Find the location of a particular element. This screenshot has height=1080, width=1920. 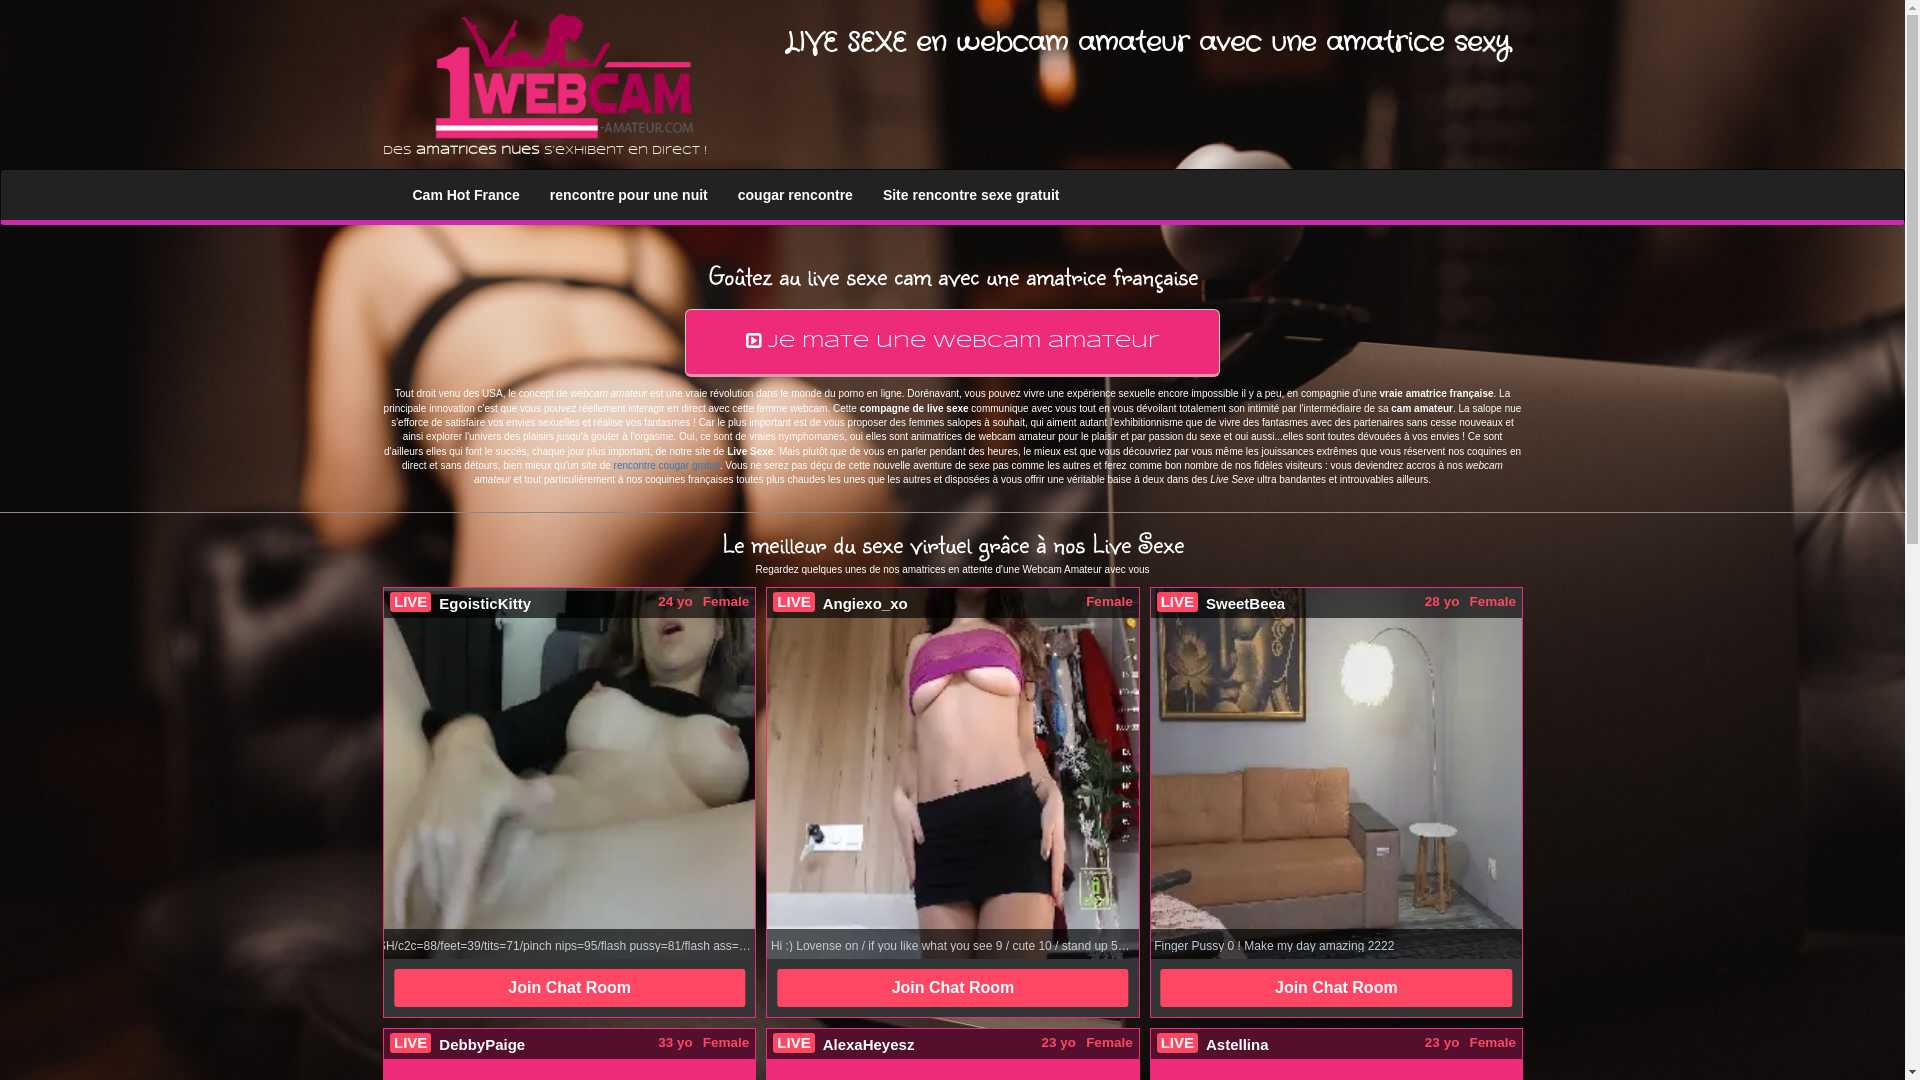

'Cam Hot France' is located at coordinates (465, 195).